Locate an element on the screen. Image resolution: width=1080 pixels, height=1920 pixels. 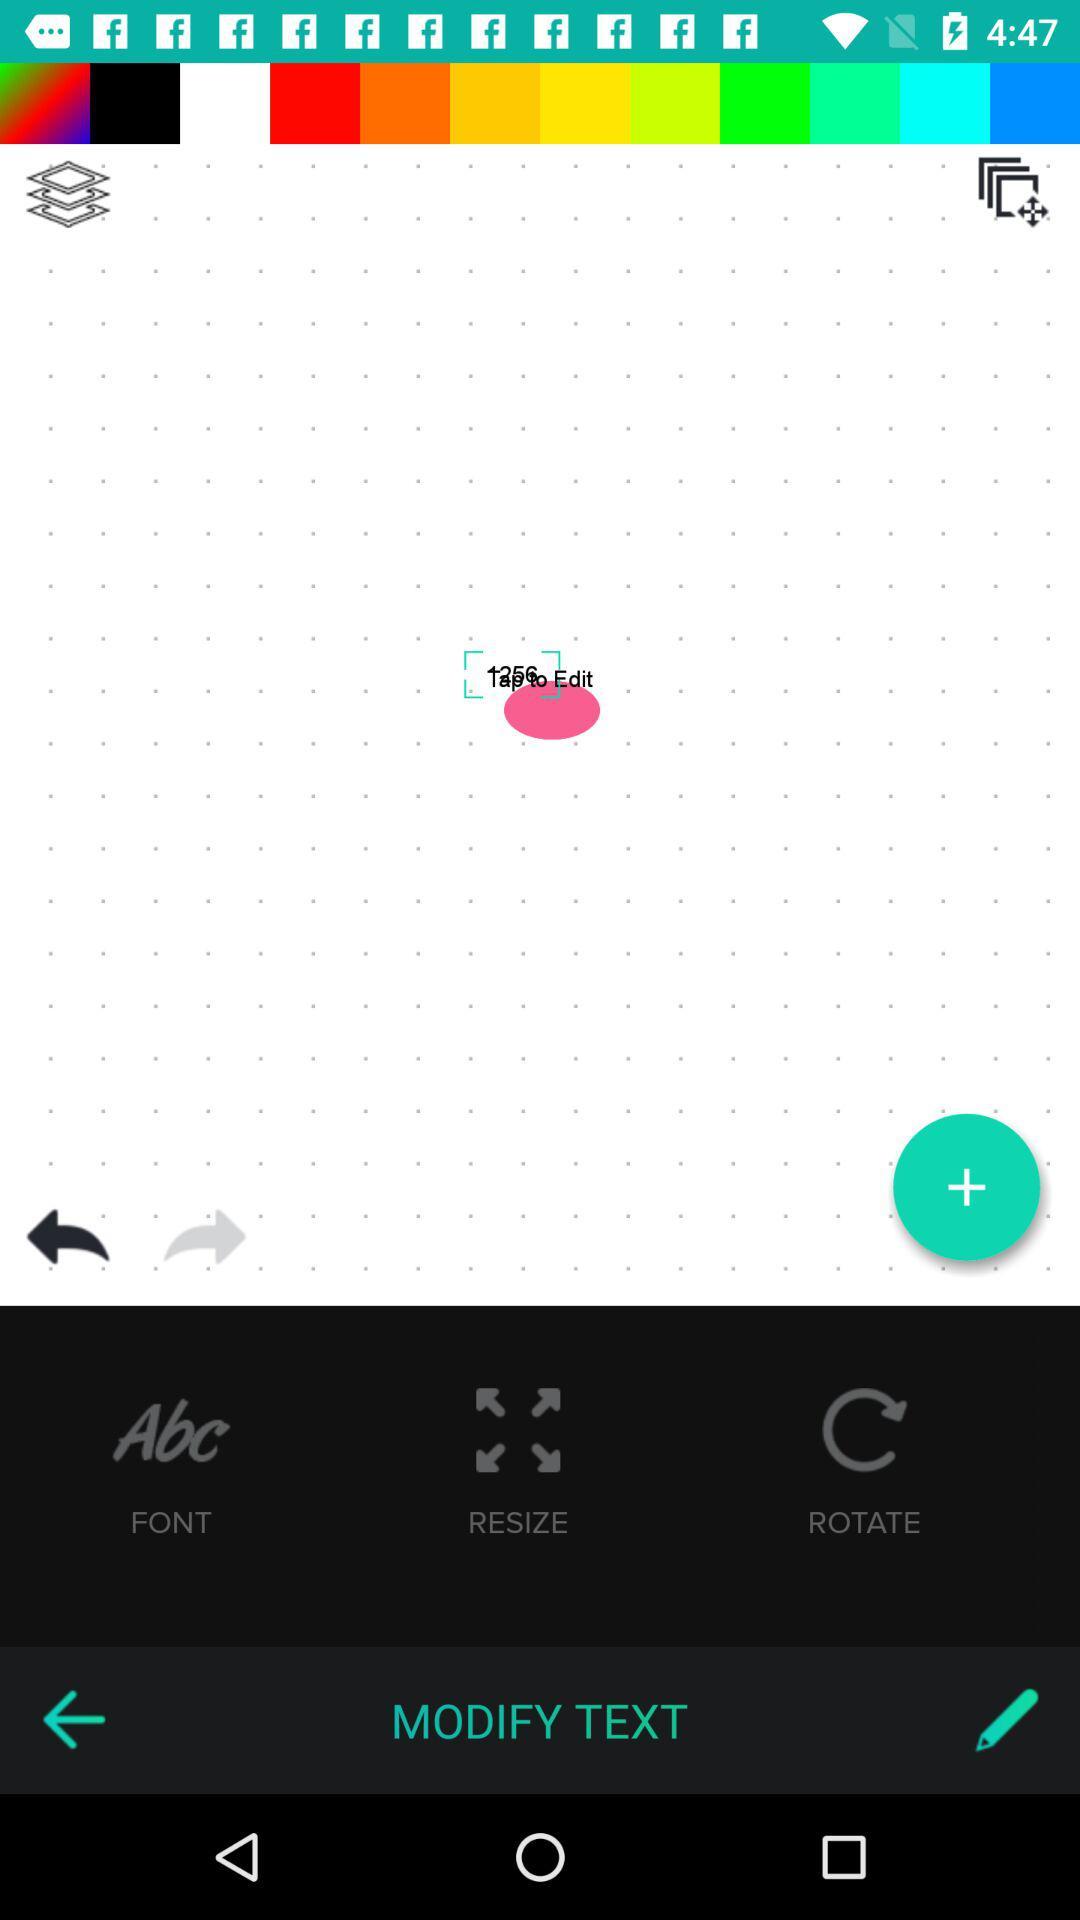
edit option is located at coordinates (1006, 1719).